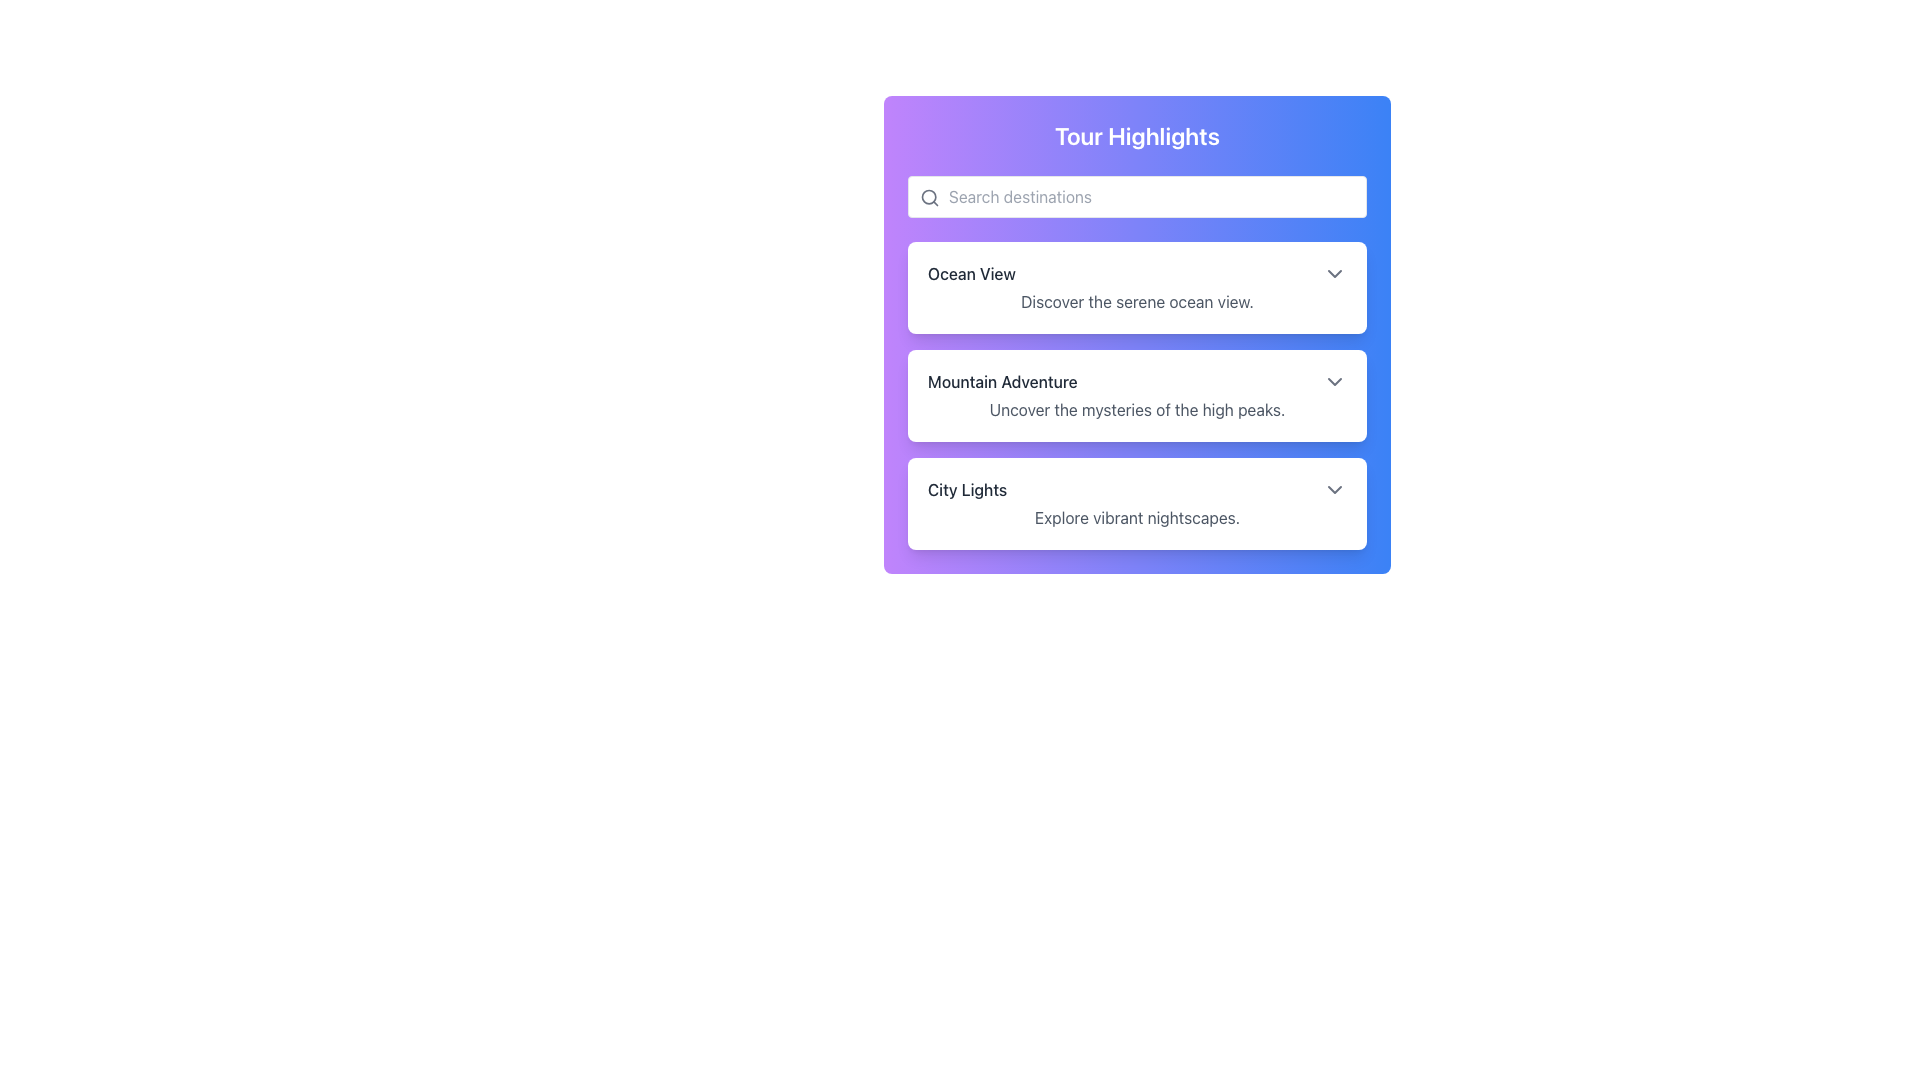 Image resolution: width=1920 pixels, height=1080 pixels. What do you see at coordinates (1137, 396) in the screenshot?
I see `the second card in the 'Tour Highlights' section, which is labeled 'Mountain Adventure'` at bounding box center [1137, 396].